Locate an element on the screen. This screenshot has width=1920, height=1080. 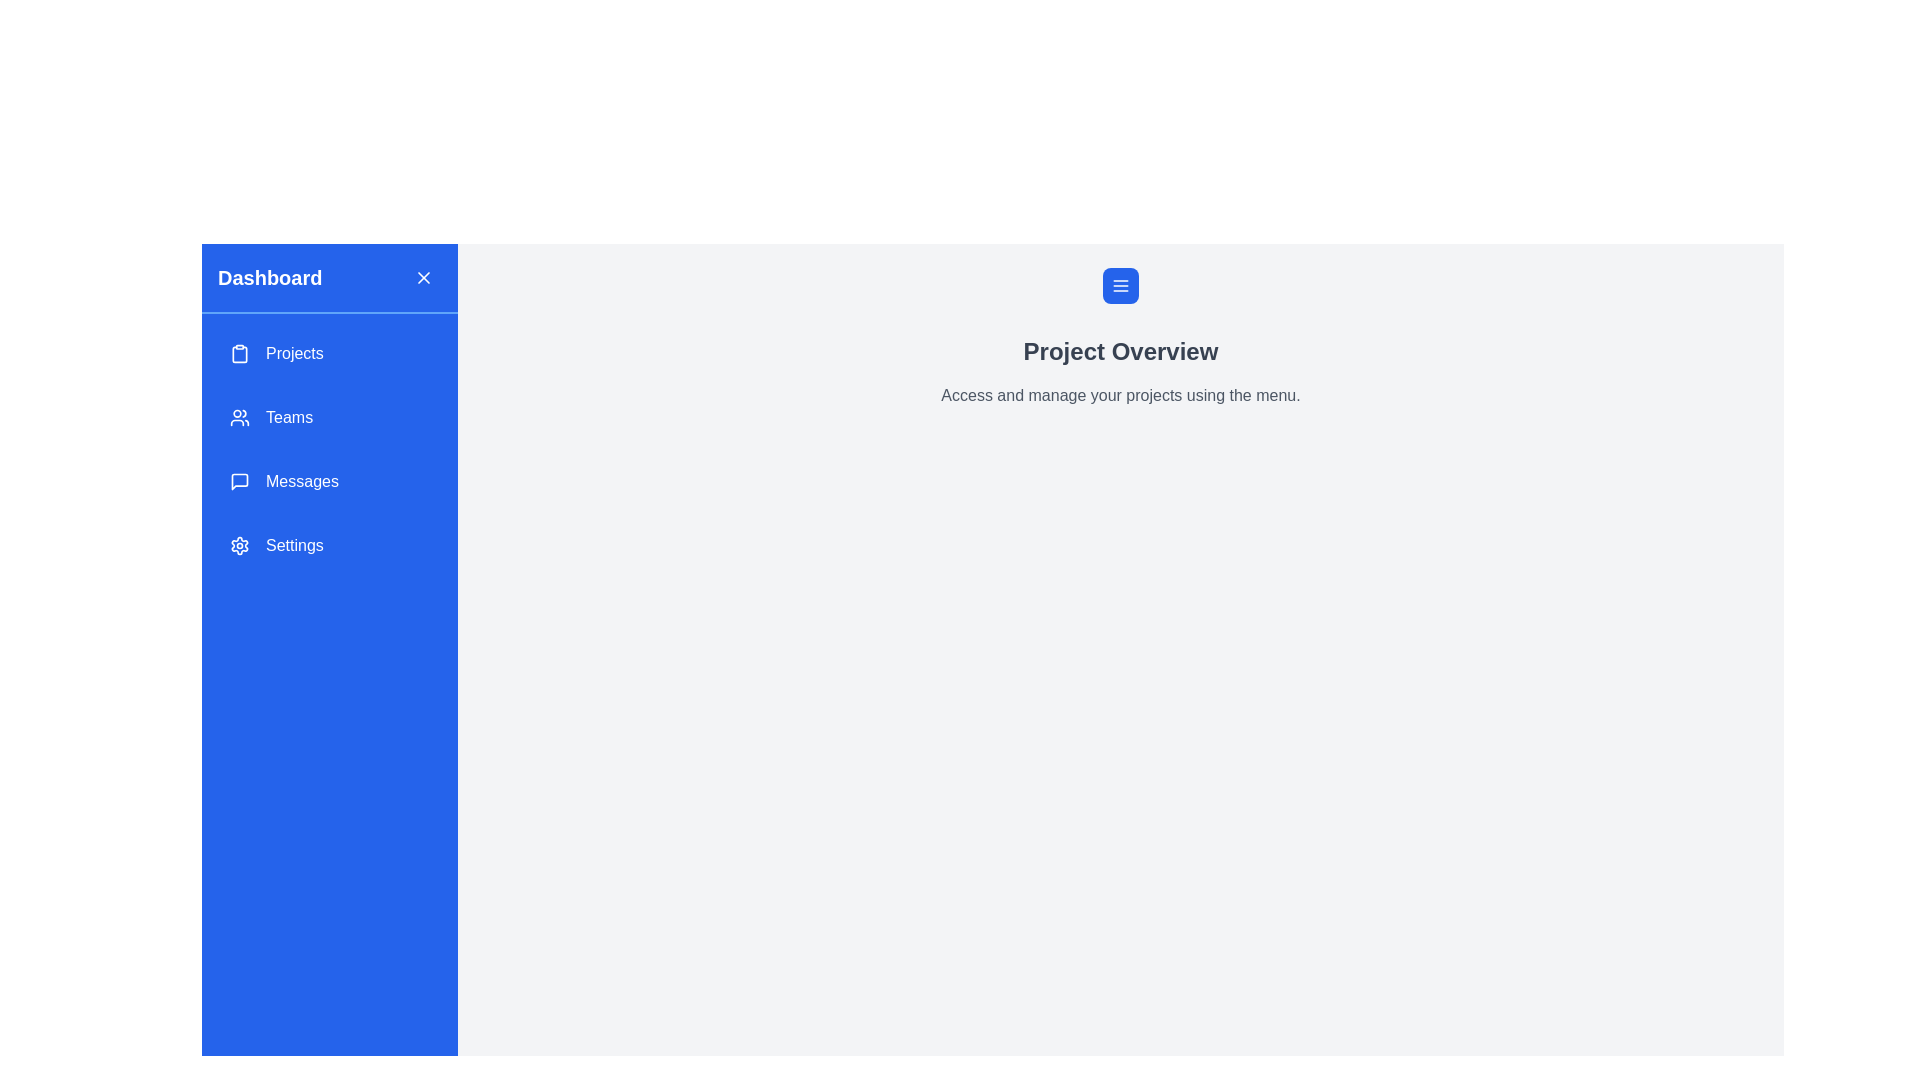
the leftmost icon in the navigation menu's 'Teams' row is located at coordinates (240, 416).